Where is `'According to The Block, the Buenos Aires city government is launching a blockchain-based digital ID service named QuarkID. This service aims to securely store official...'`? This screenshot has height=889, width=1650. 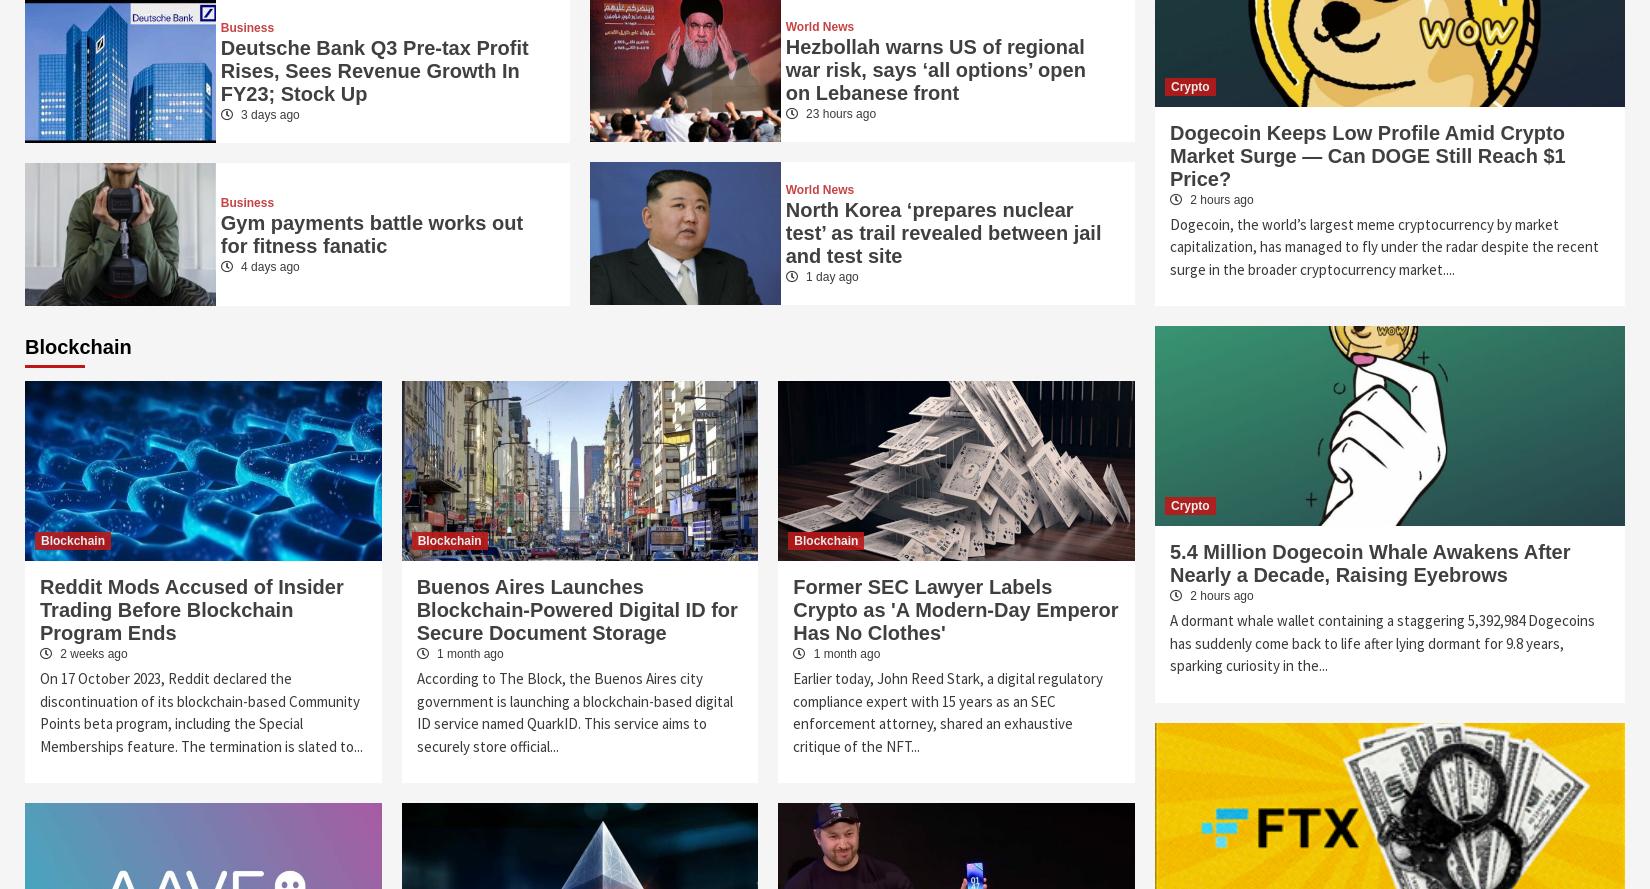 'According to The Block, the Buenos Aires city government is launching a blockchain-based digital ID service named QuarkID. This service aims to securely store official...' is located at coordinates (573, 711).